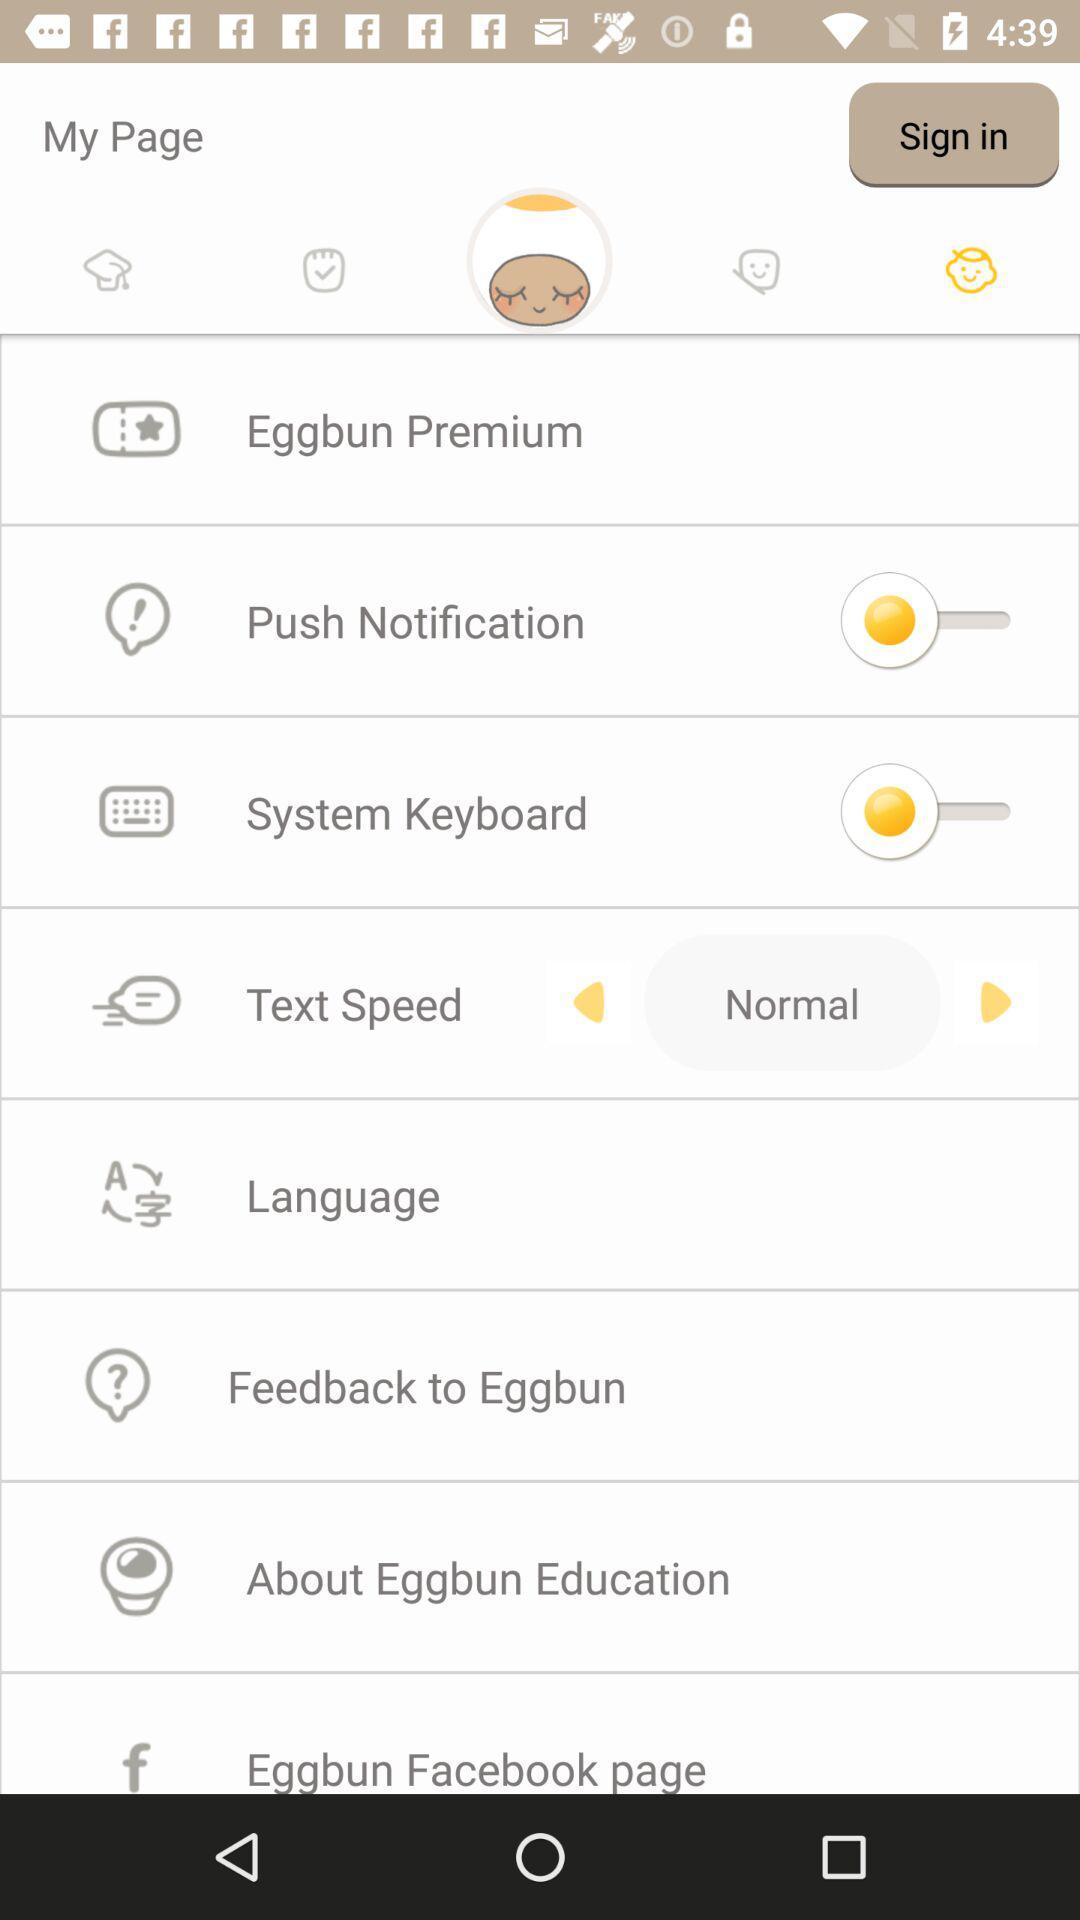 The width and height of the screenshot is (1080, 1920). Describe the element at coordinates (995, 1002) in the screenshot. I see `the play icon` at that location.